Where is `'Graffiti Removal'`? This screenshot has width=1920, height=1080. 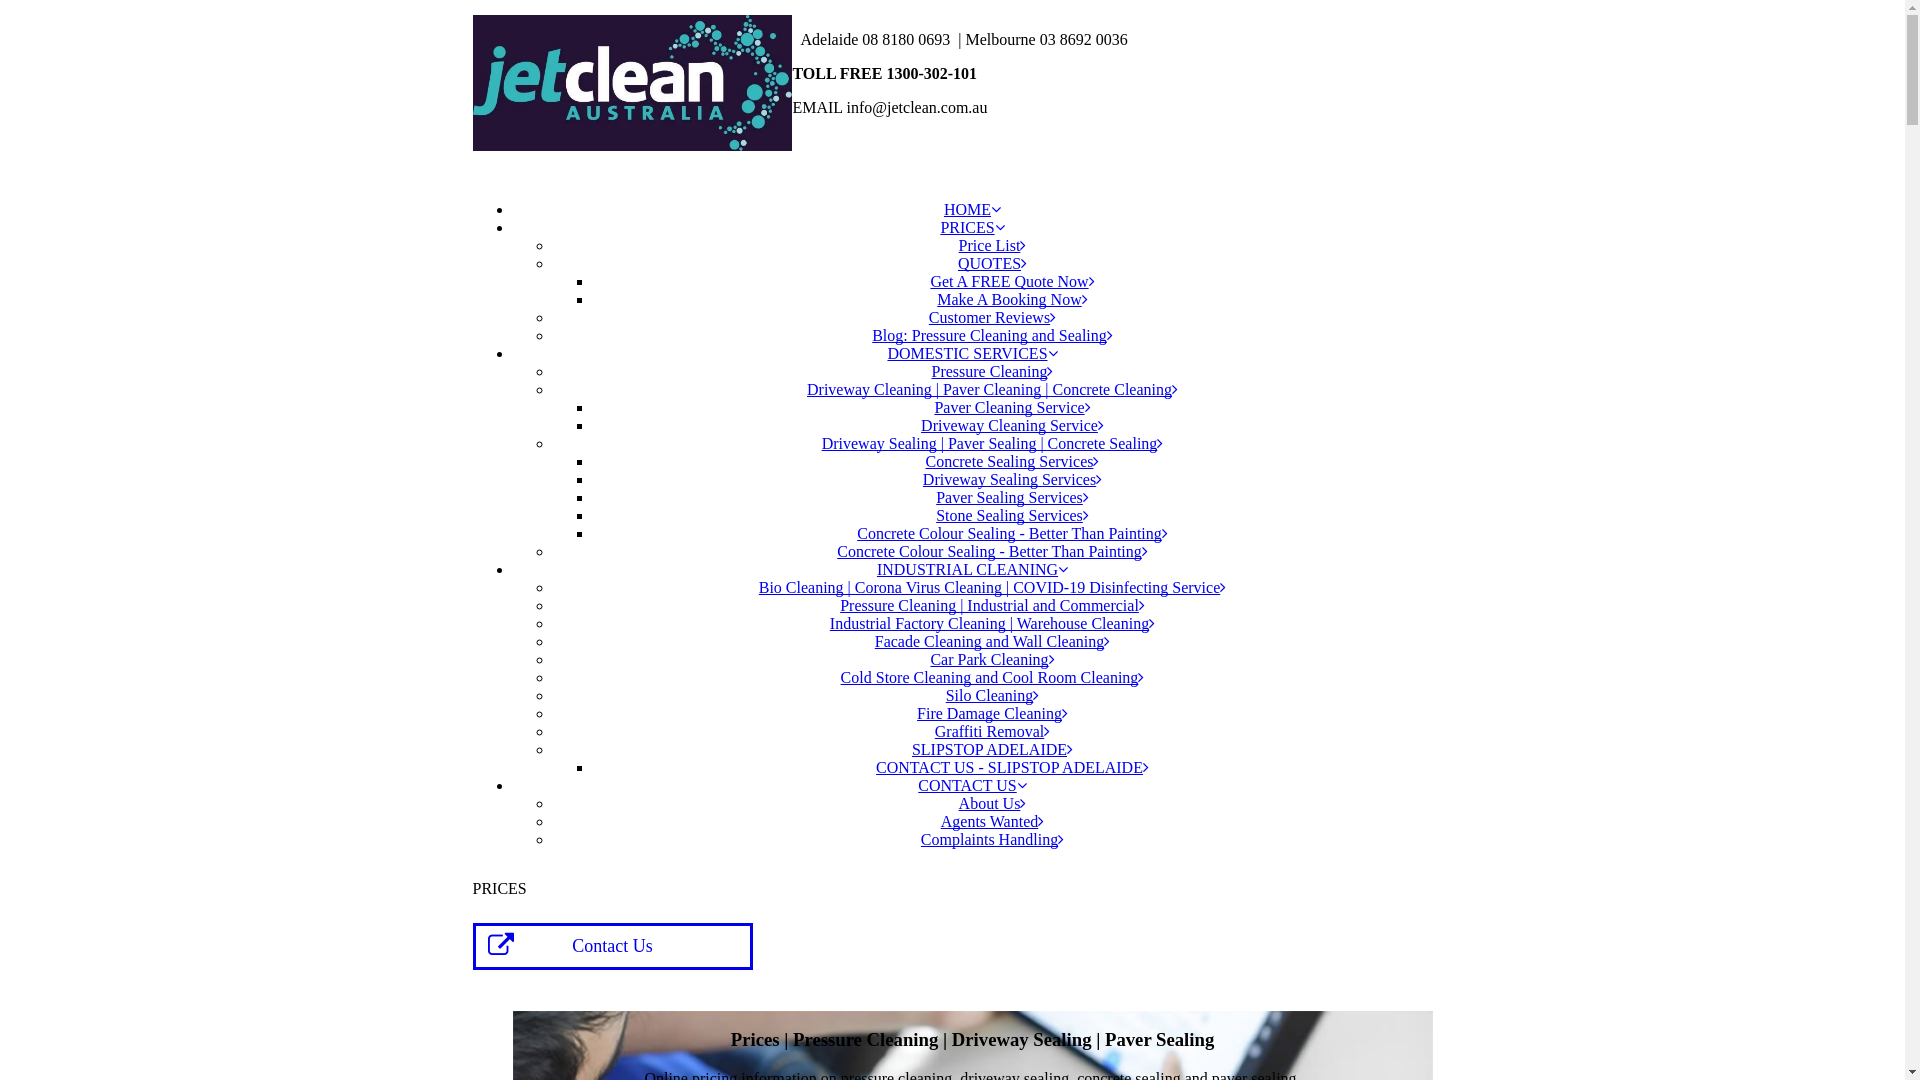
'Graffiti Removal' is located at coordinates (934, 731).